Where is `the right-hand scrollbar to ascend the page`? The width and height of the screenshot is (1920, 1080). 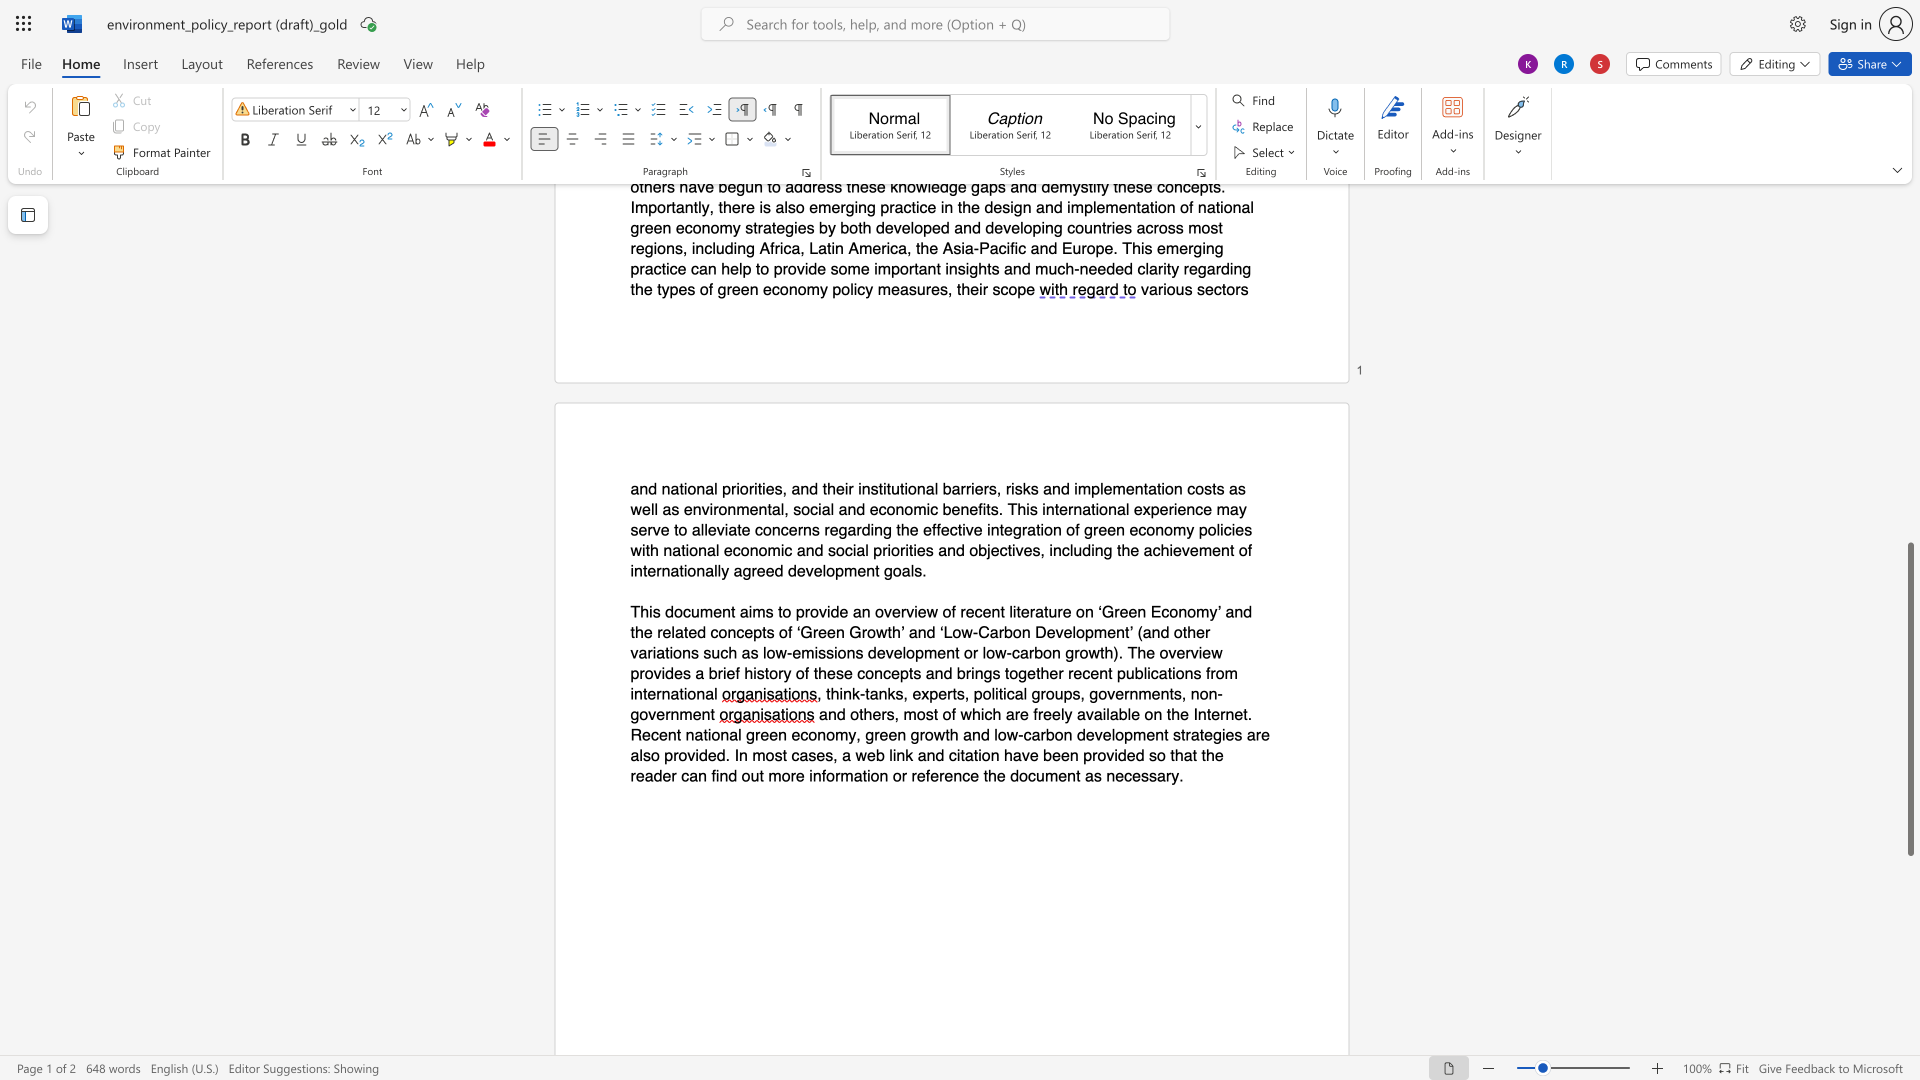 the right-hand scrollbar to ascend the page is located at coordinates (1909, 519).